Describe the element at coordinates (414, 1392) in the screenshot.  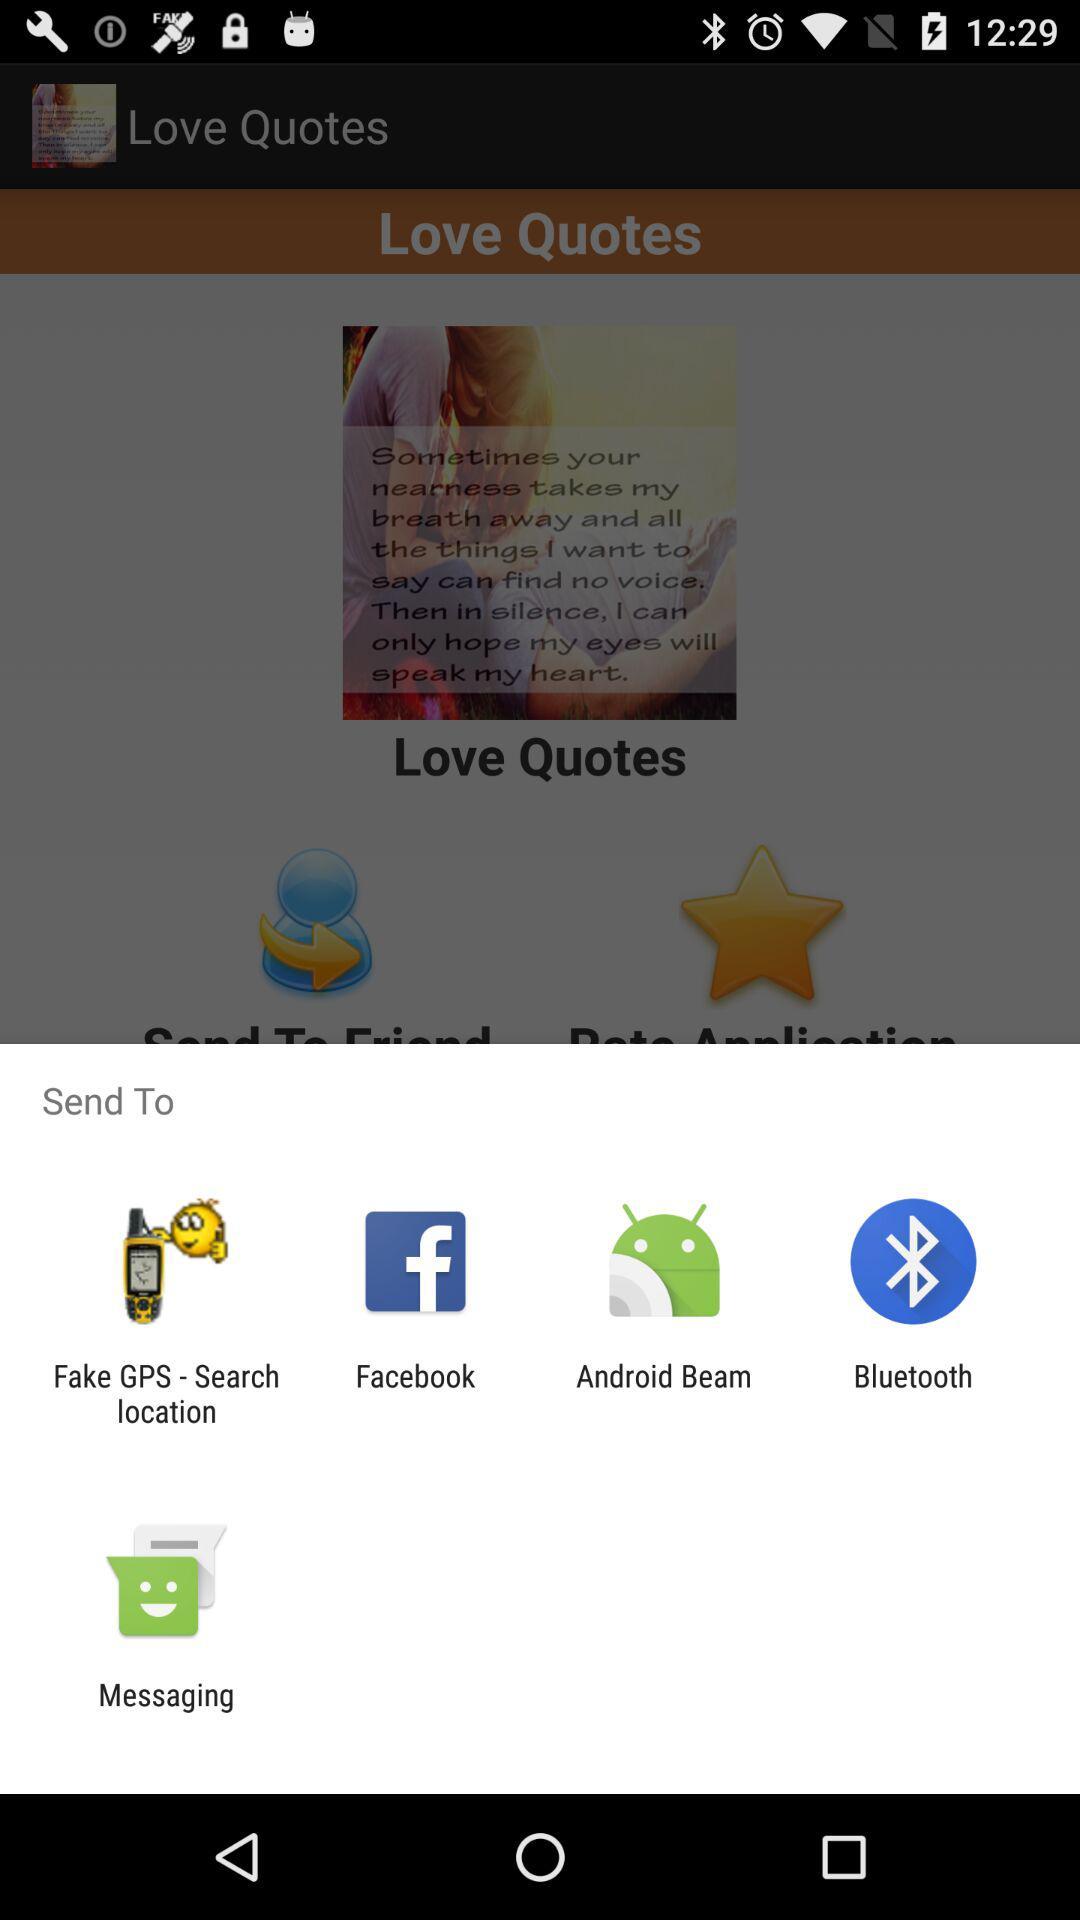
I see `the facebook` at that location.